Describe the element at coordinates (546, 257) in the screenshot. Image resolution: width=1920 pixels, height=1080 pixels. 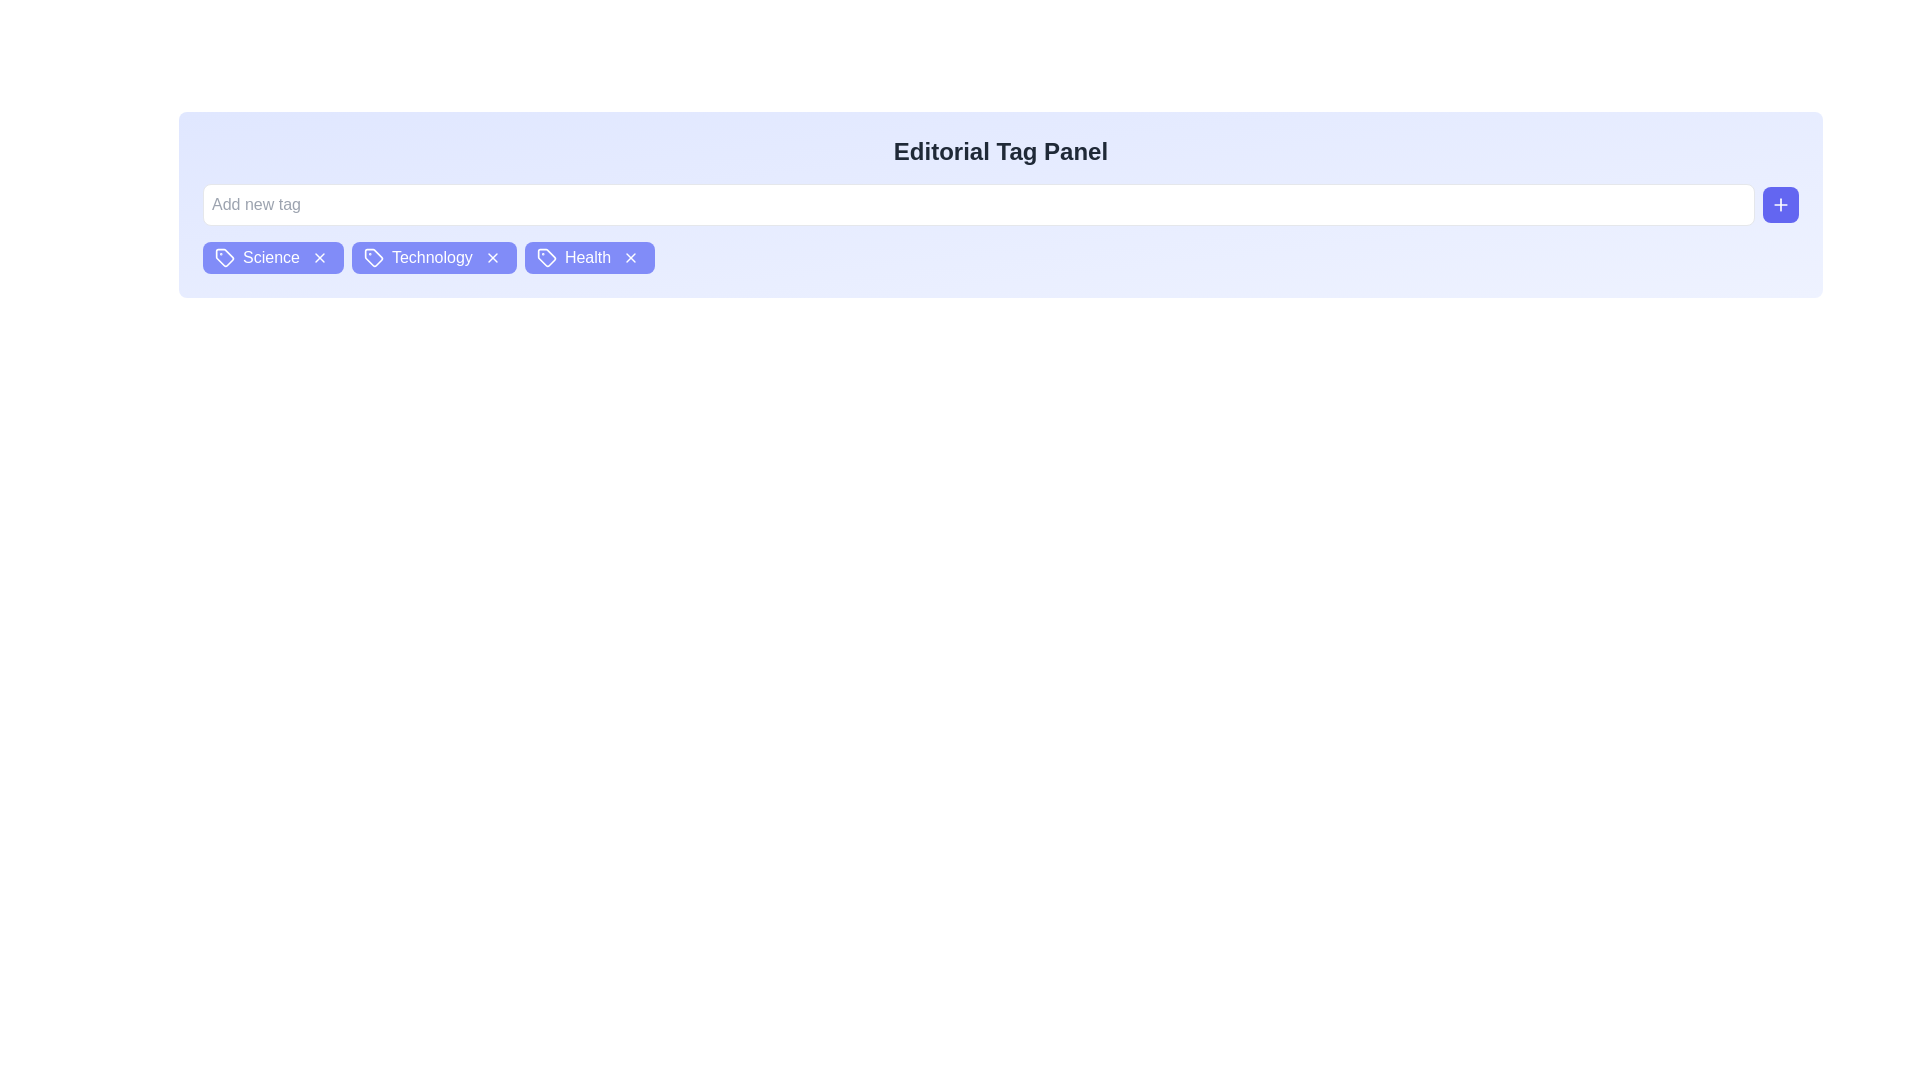
I see `the 'Health' tag icon, which is a graphical icon shaped like a tag, outlined thinly, located to the left of the text 'Health'` at that location.